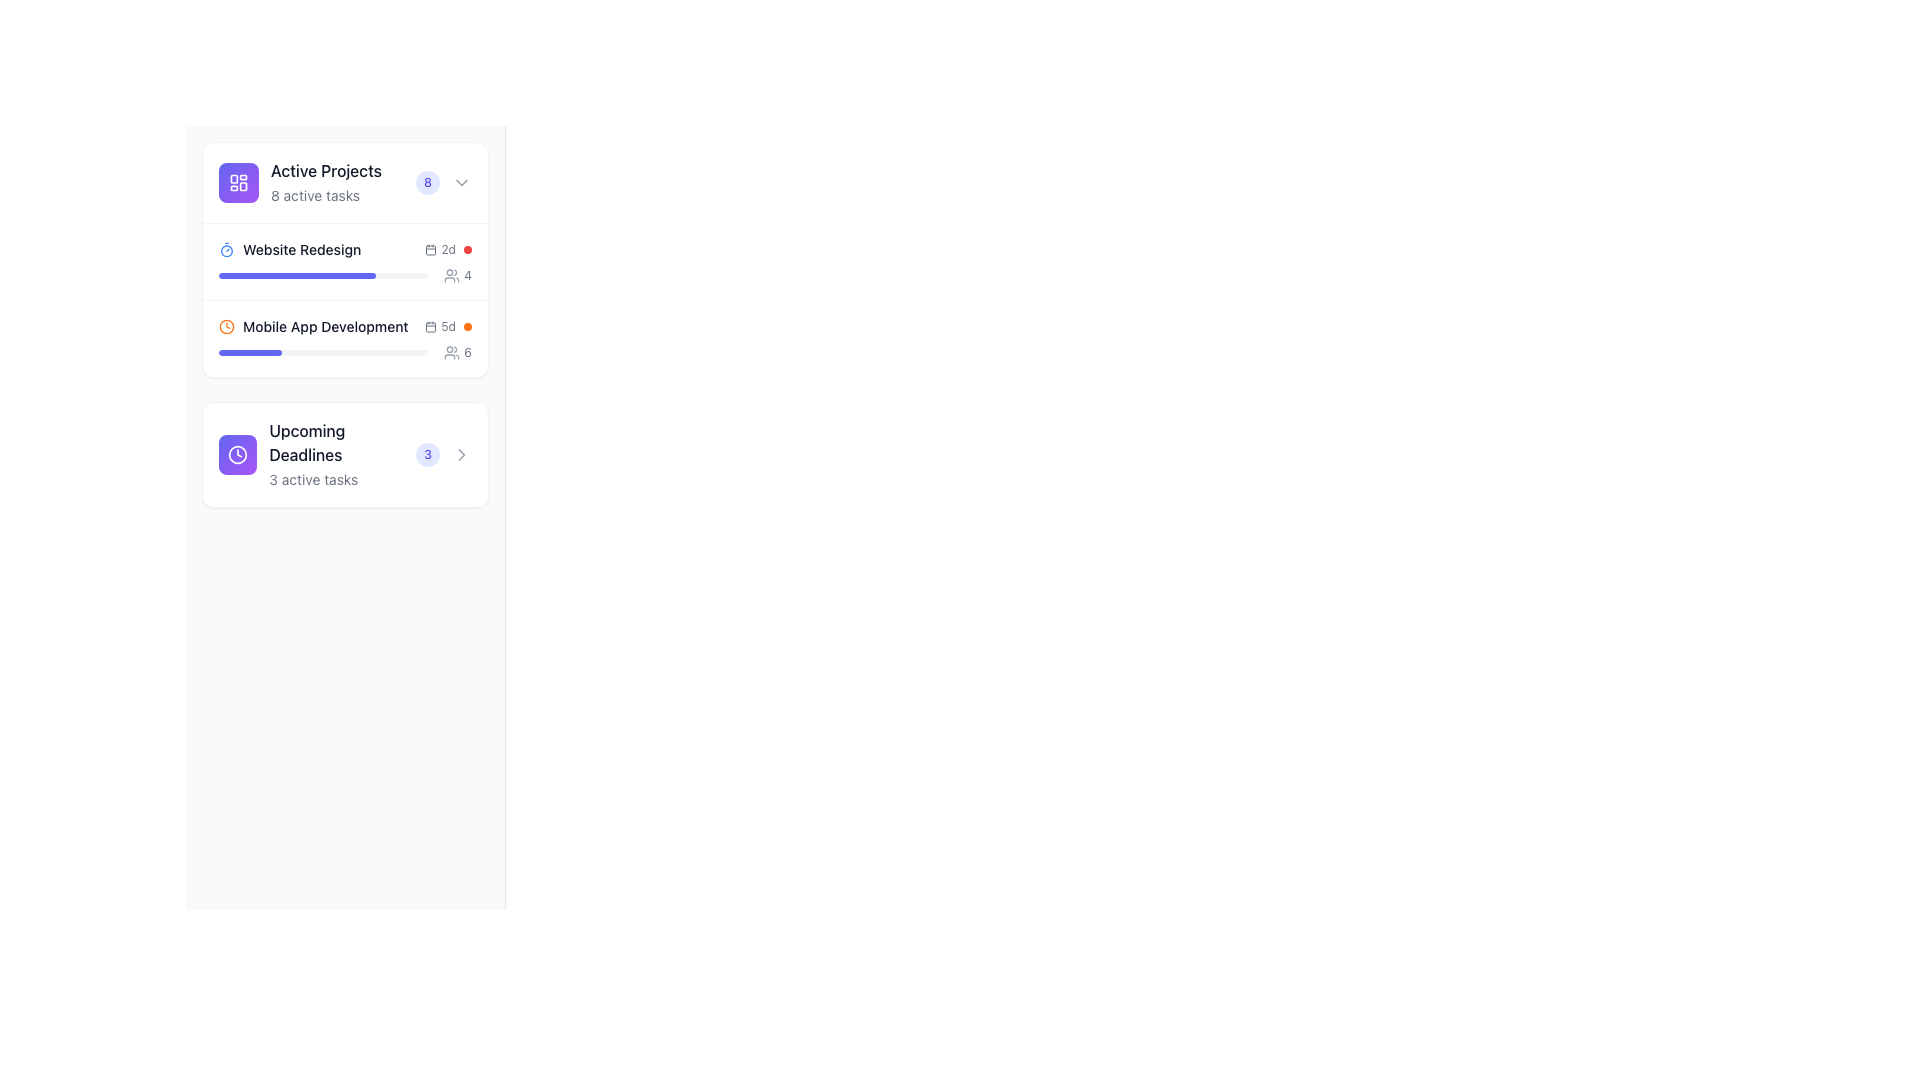  Describe the element at coordinates (312, 326) in the screenshot. I see `the label containing the orange clock icon and the text 'Mobile App Development' in the 'Active Projects' section` at that location.